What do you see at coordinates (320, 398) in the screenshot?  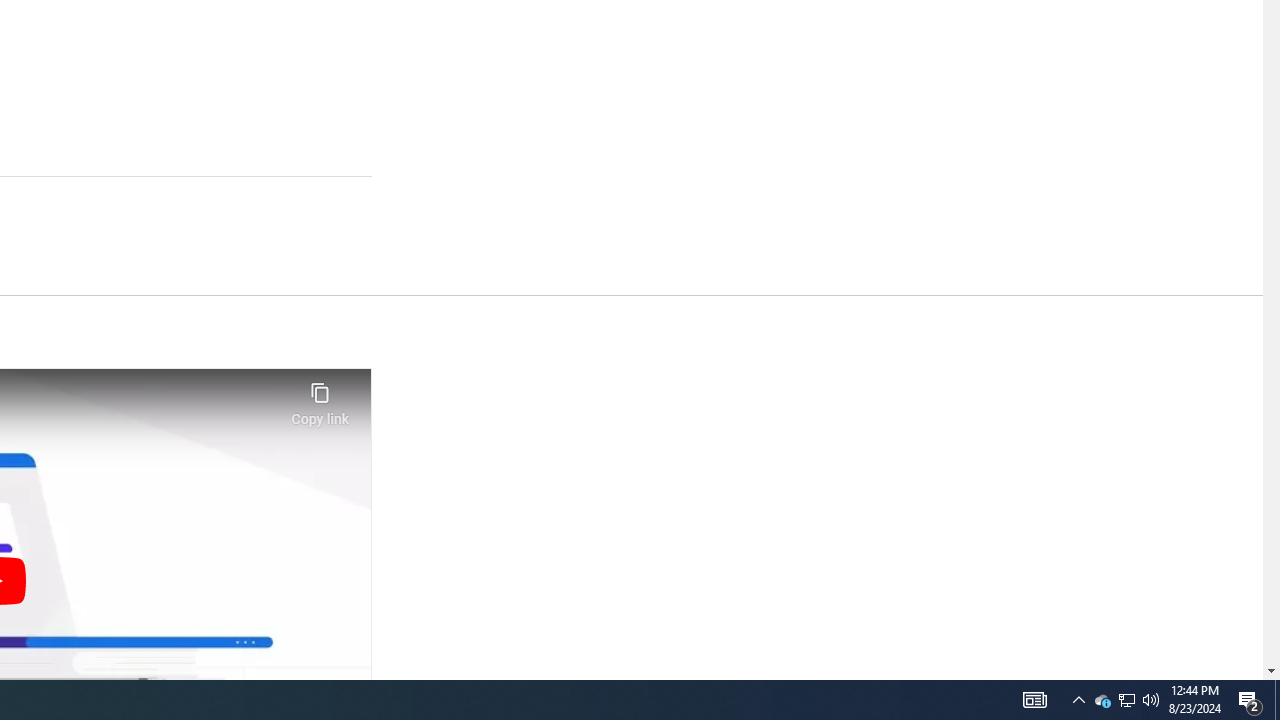 I see `'Copy link'` at bounding box center [320, 398].